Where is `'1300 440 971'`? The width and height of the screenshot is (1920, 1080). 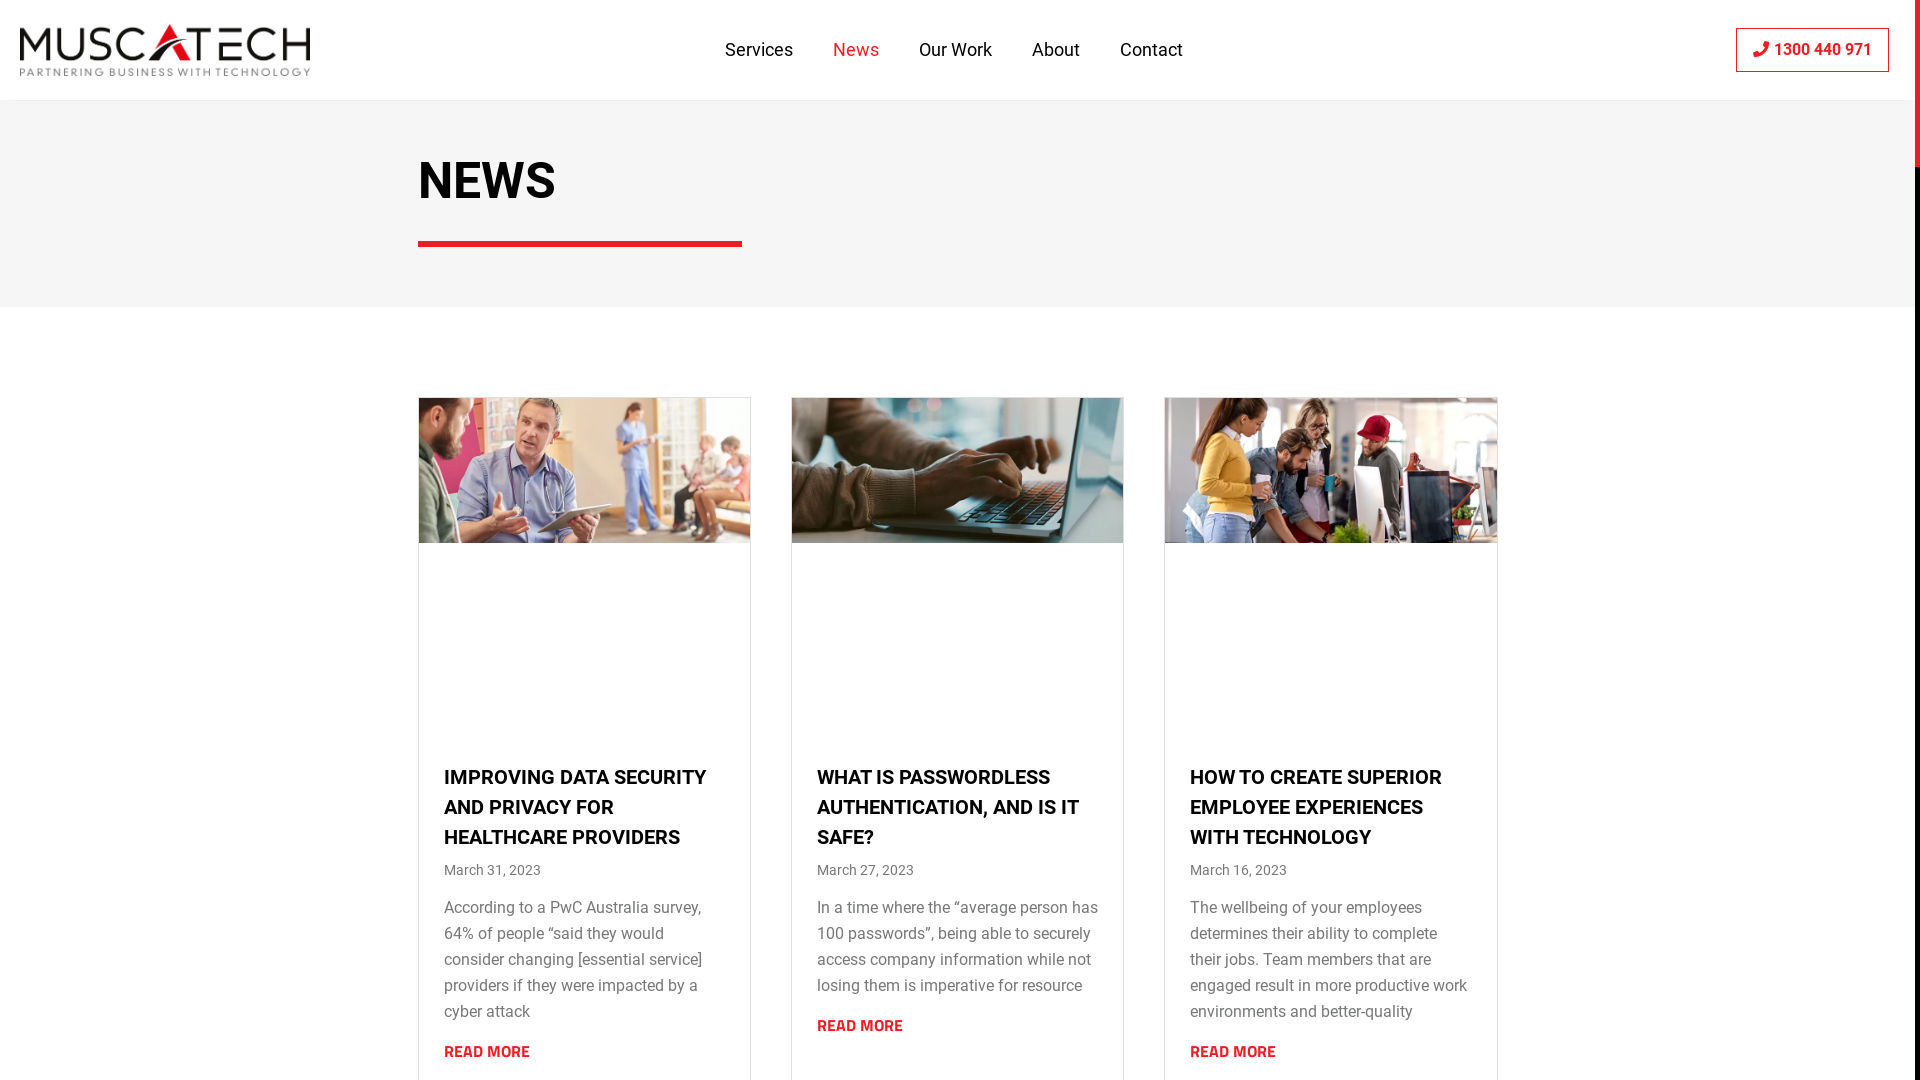
'1300 440 971' is located at coordinates (1735, 49).